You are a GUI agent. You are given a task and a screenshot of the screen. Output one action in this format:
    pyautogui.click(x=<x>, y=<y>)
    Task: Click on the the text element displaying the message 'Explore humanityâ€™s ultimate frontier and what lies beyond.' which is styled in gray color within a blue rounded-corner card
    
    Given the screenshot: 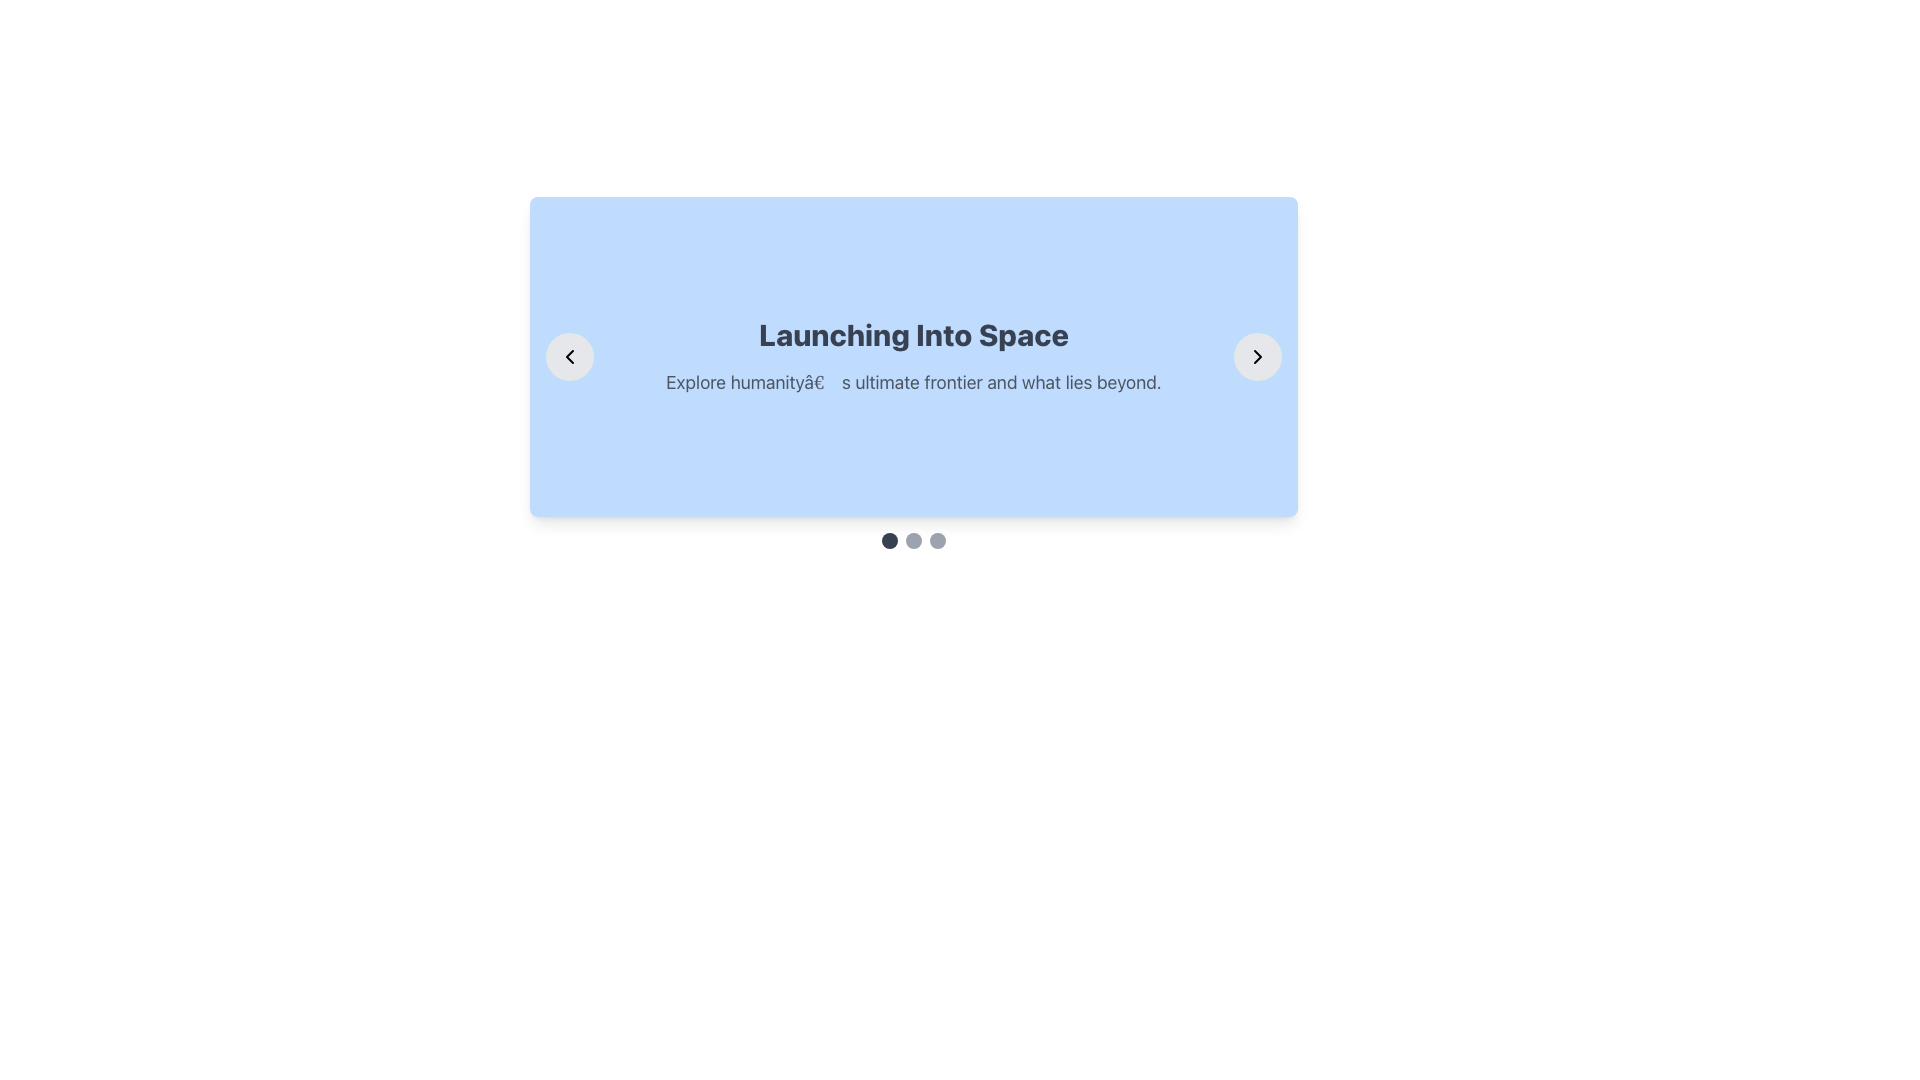 What is the action you would take?
    pyautogui.click(x=912, y=382)
    